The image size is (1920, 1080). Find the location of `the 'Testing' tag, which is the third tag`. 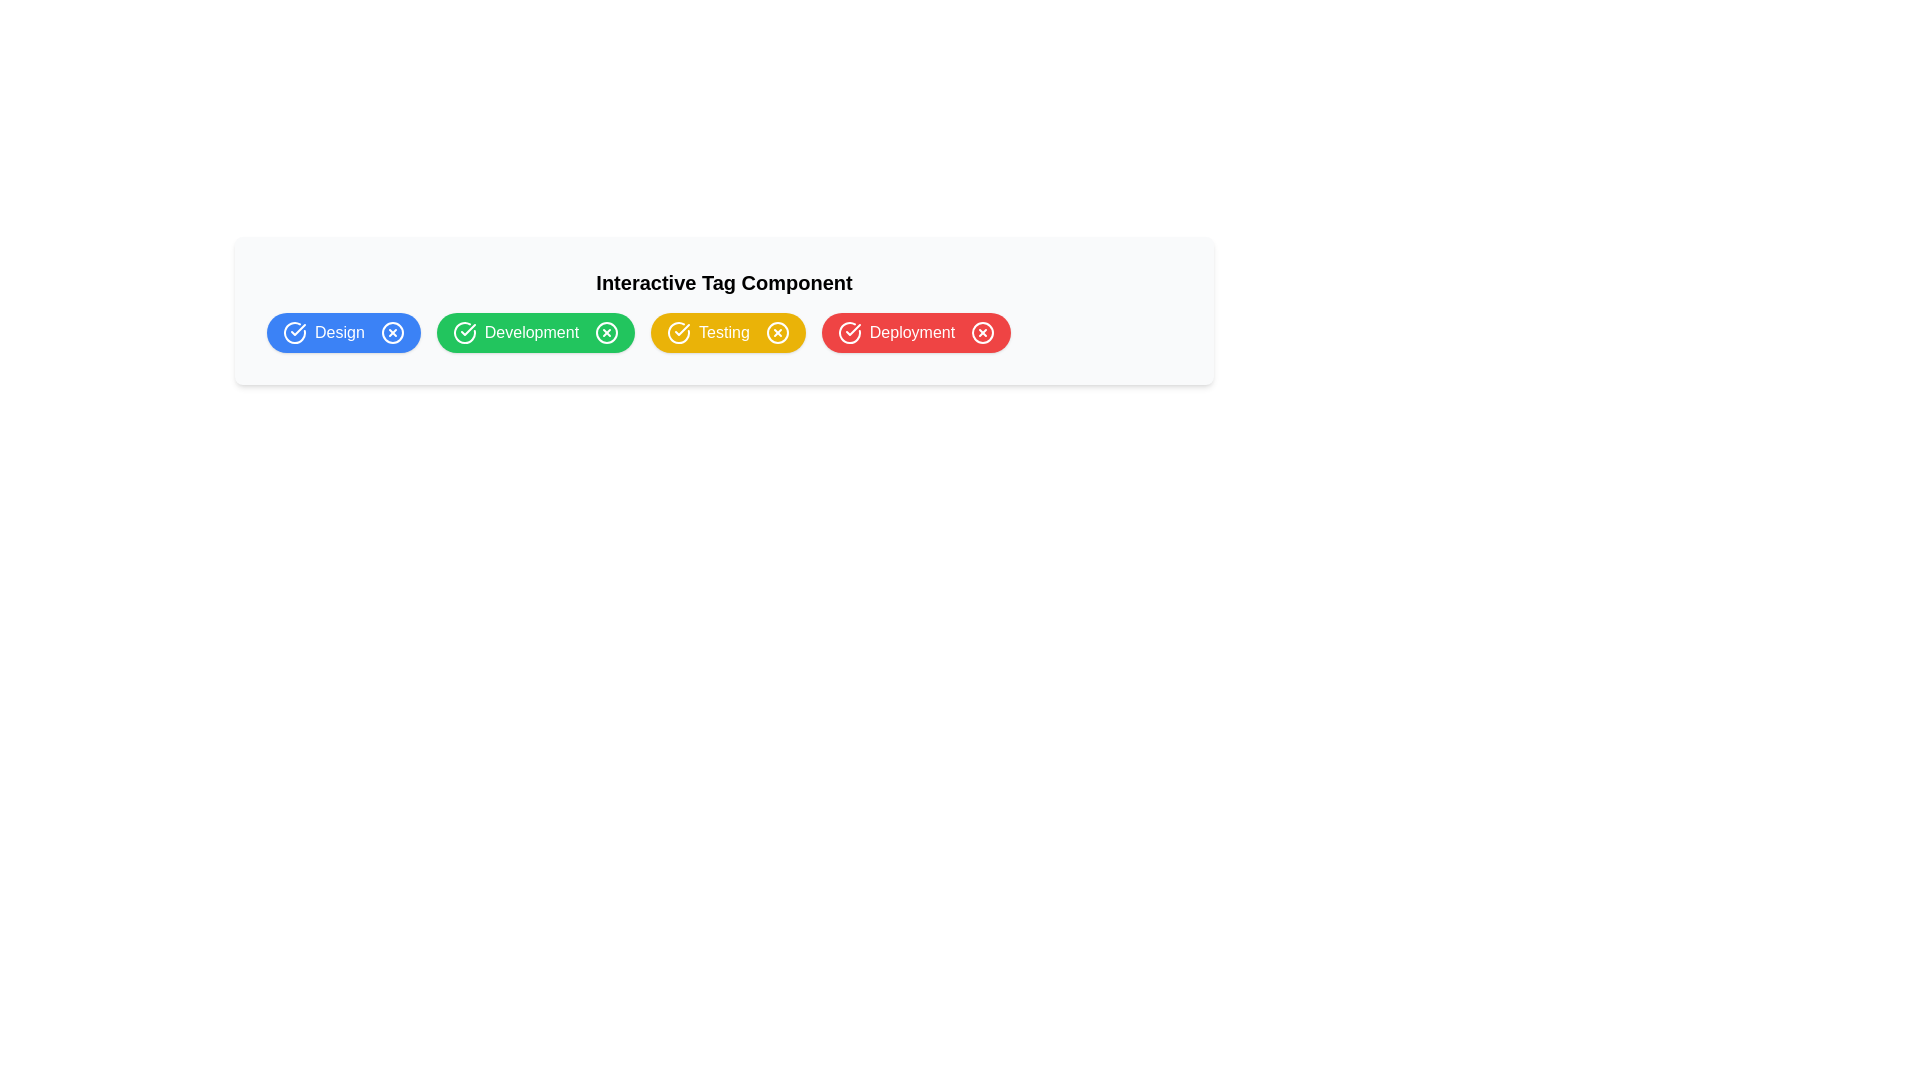

the 'Testing' tag, which is the third tag is located at coordinates (723, 331).